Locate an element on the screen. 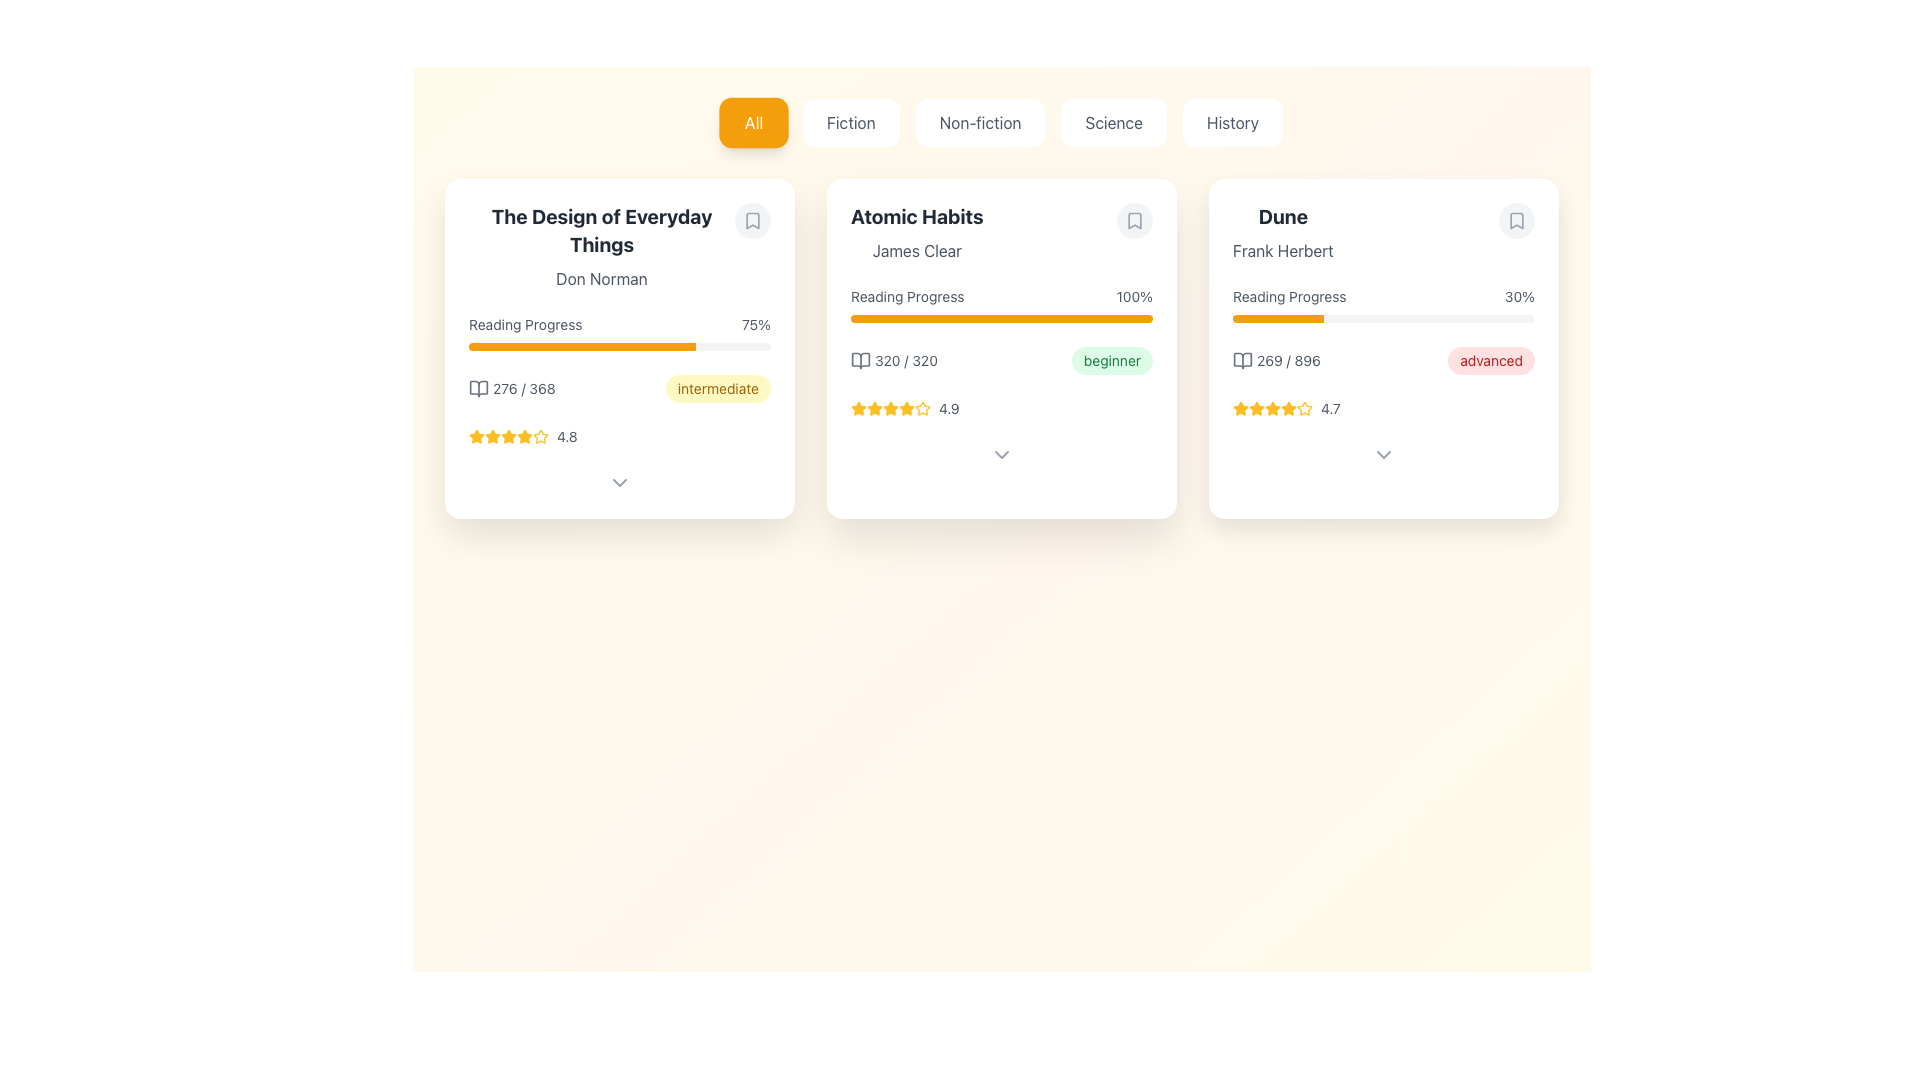  the title text element of the book card, which is located at the top section above the text 'Frank Herbert' is located at coordinates (1283, 216).